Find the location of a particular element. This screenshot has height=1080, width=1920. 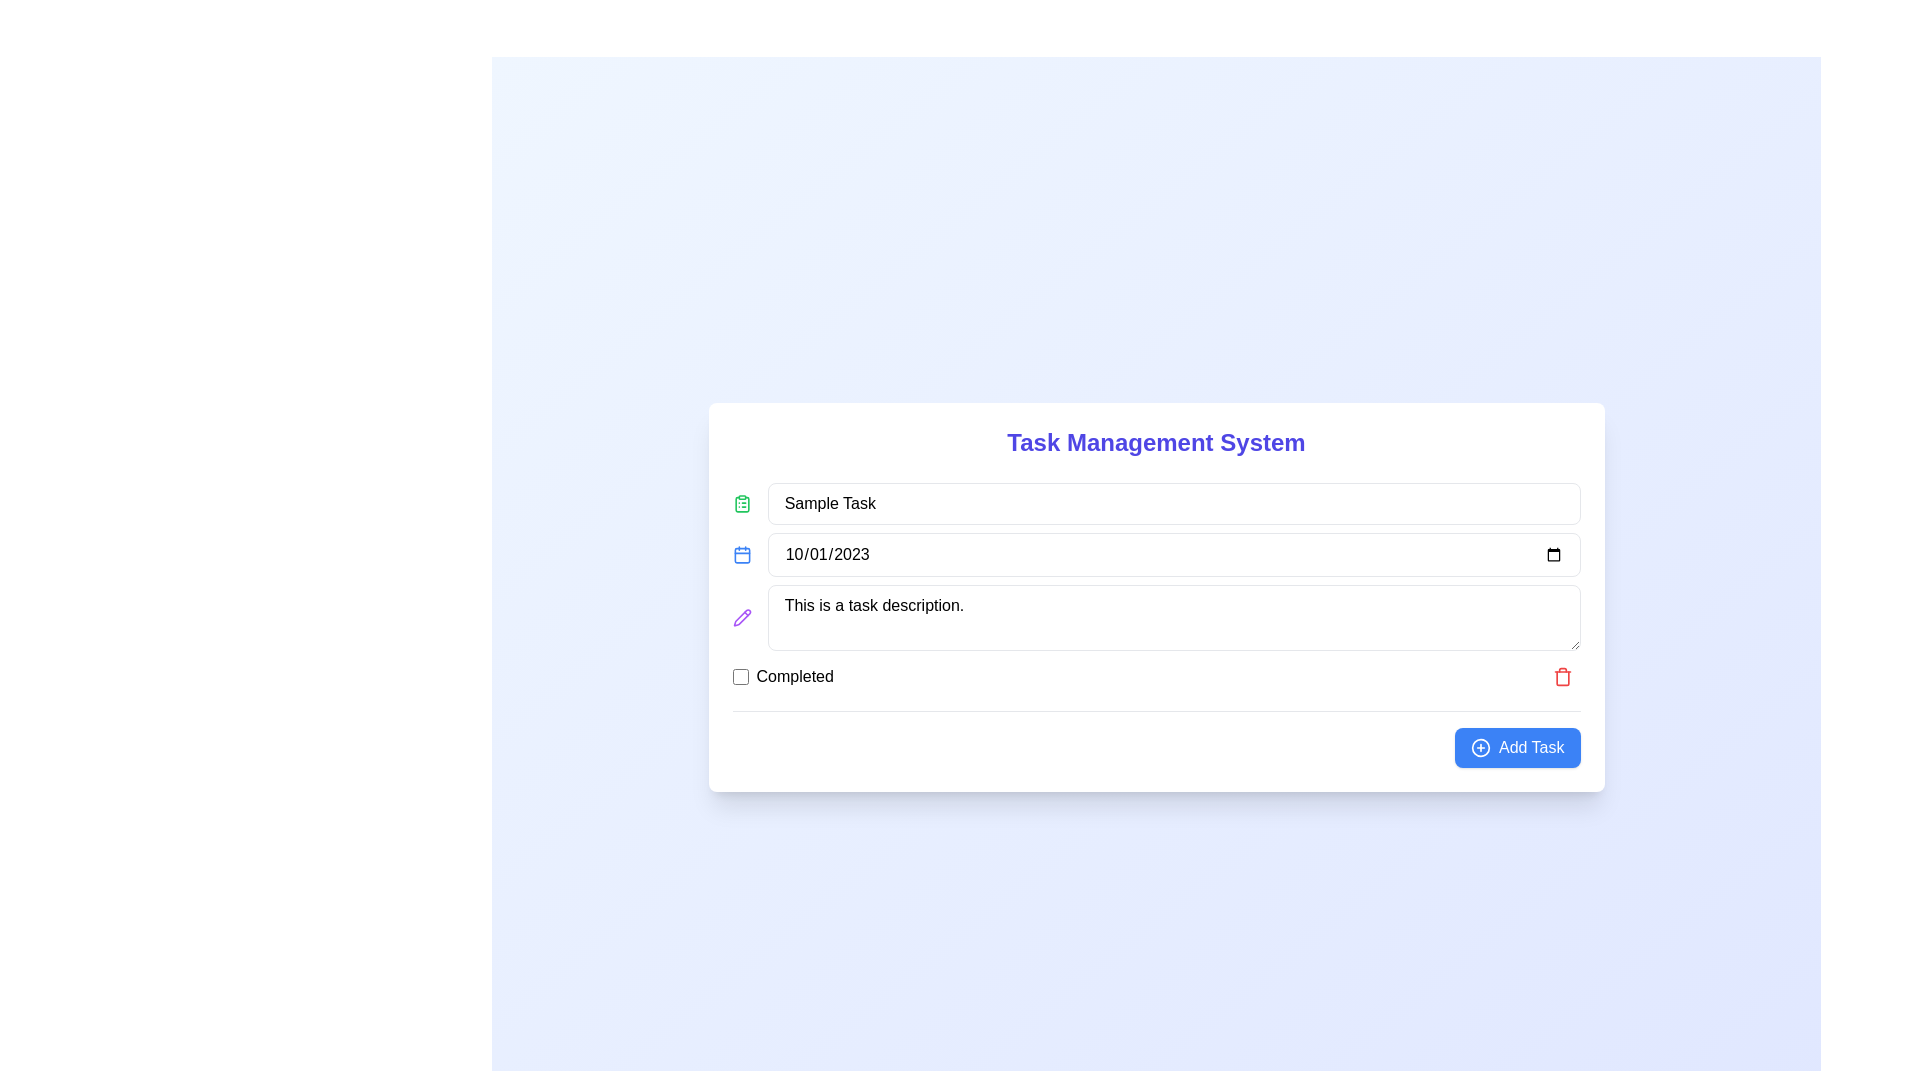

the icon located within the blue, rounded rectangular 'Add Task' button, positioned towards the left side adjacent to the button's text is located at coordinates (1480, 747).